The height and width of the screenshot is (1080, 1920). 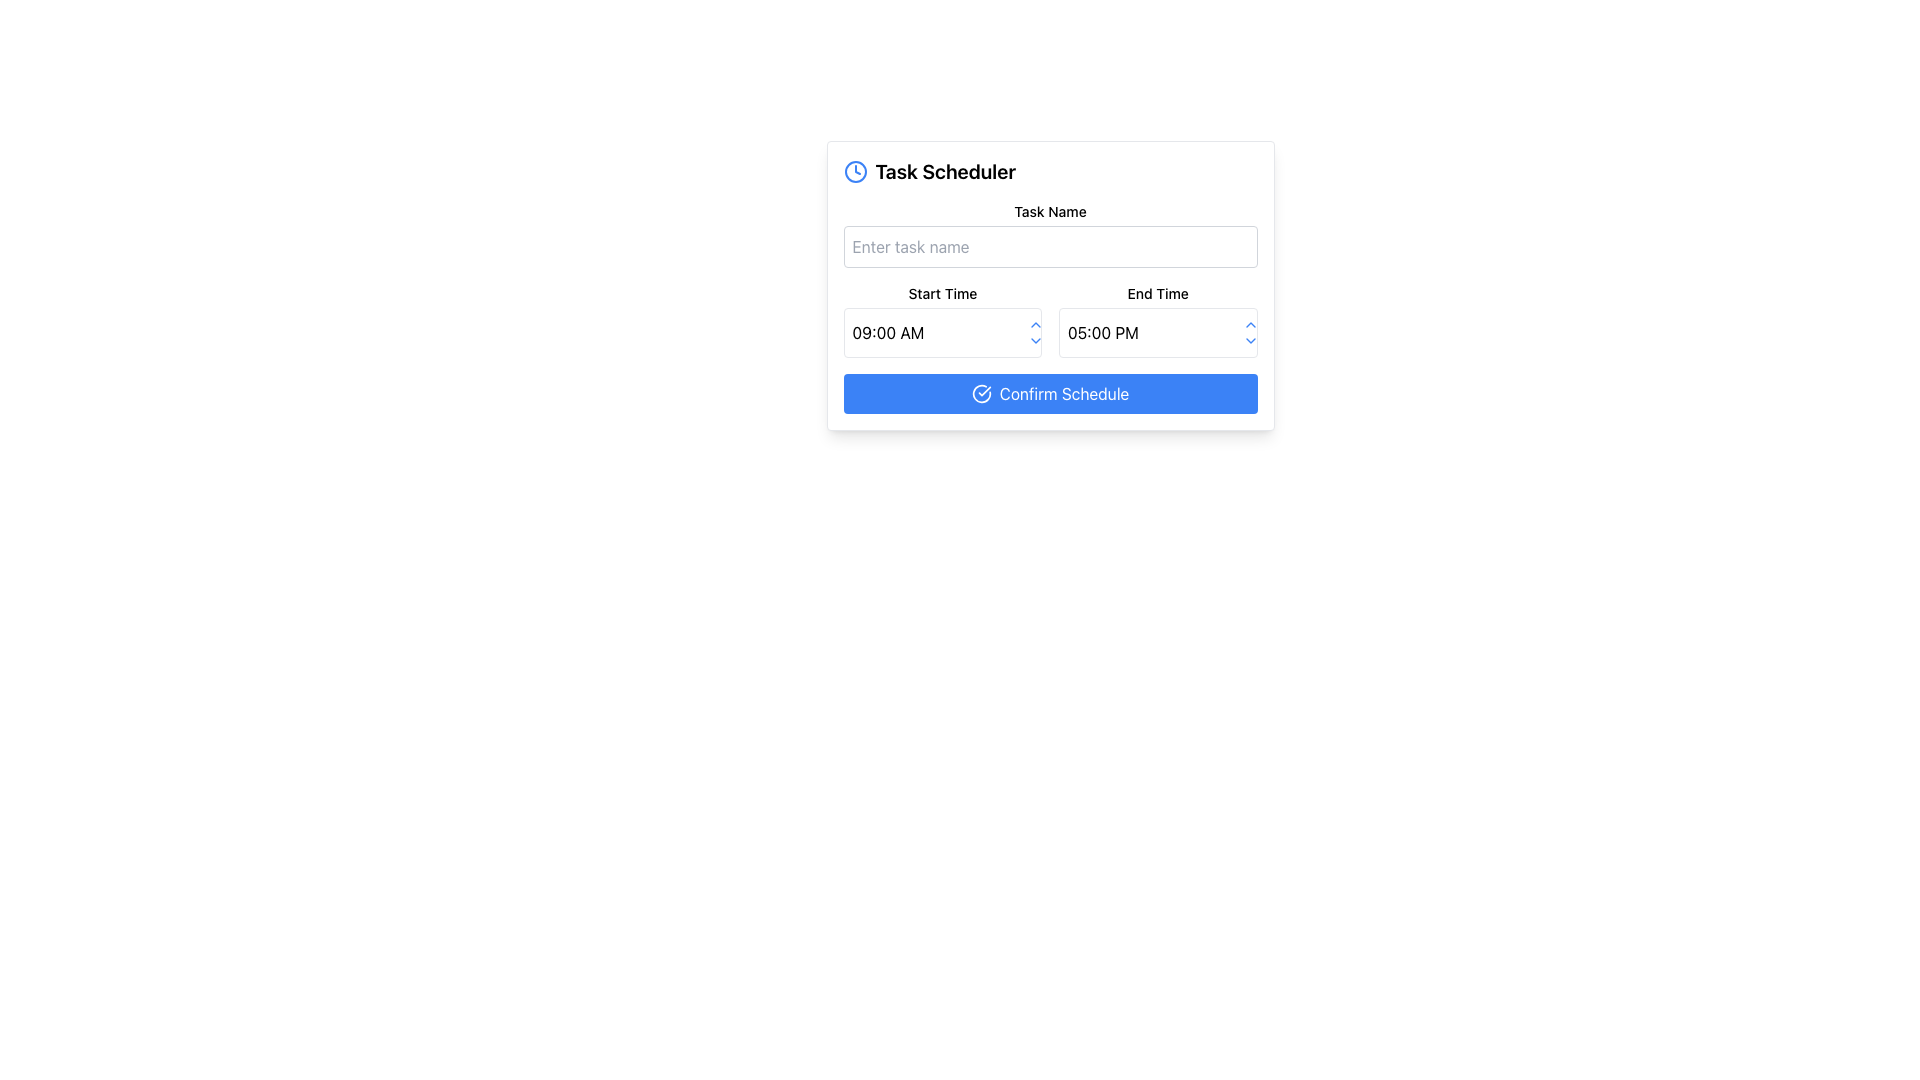 What do you see at coordinates (1049, 393) in the screenshot?
I see `the confirmation button located in the 'Task Scheduler' section` at bounding box center [1049, 393].